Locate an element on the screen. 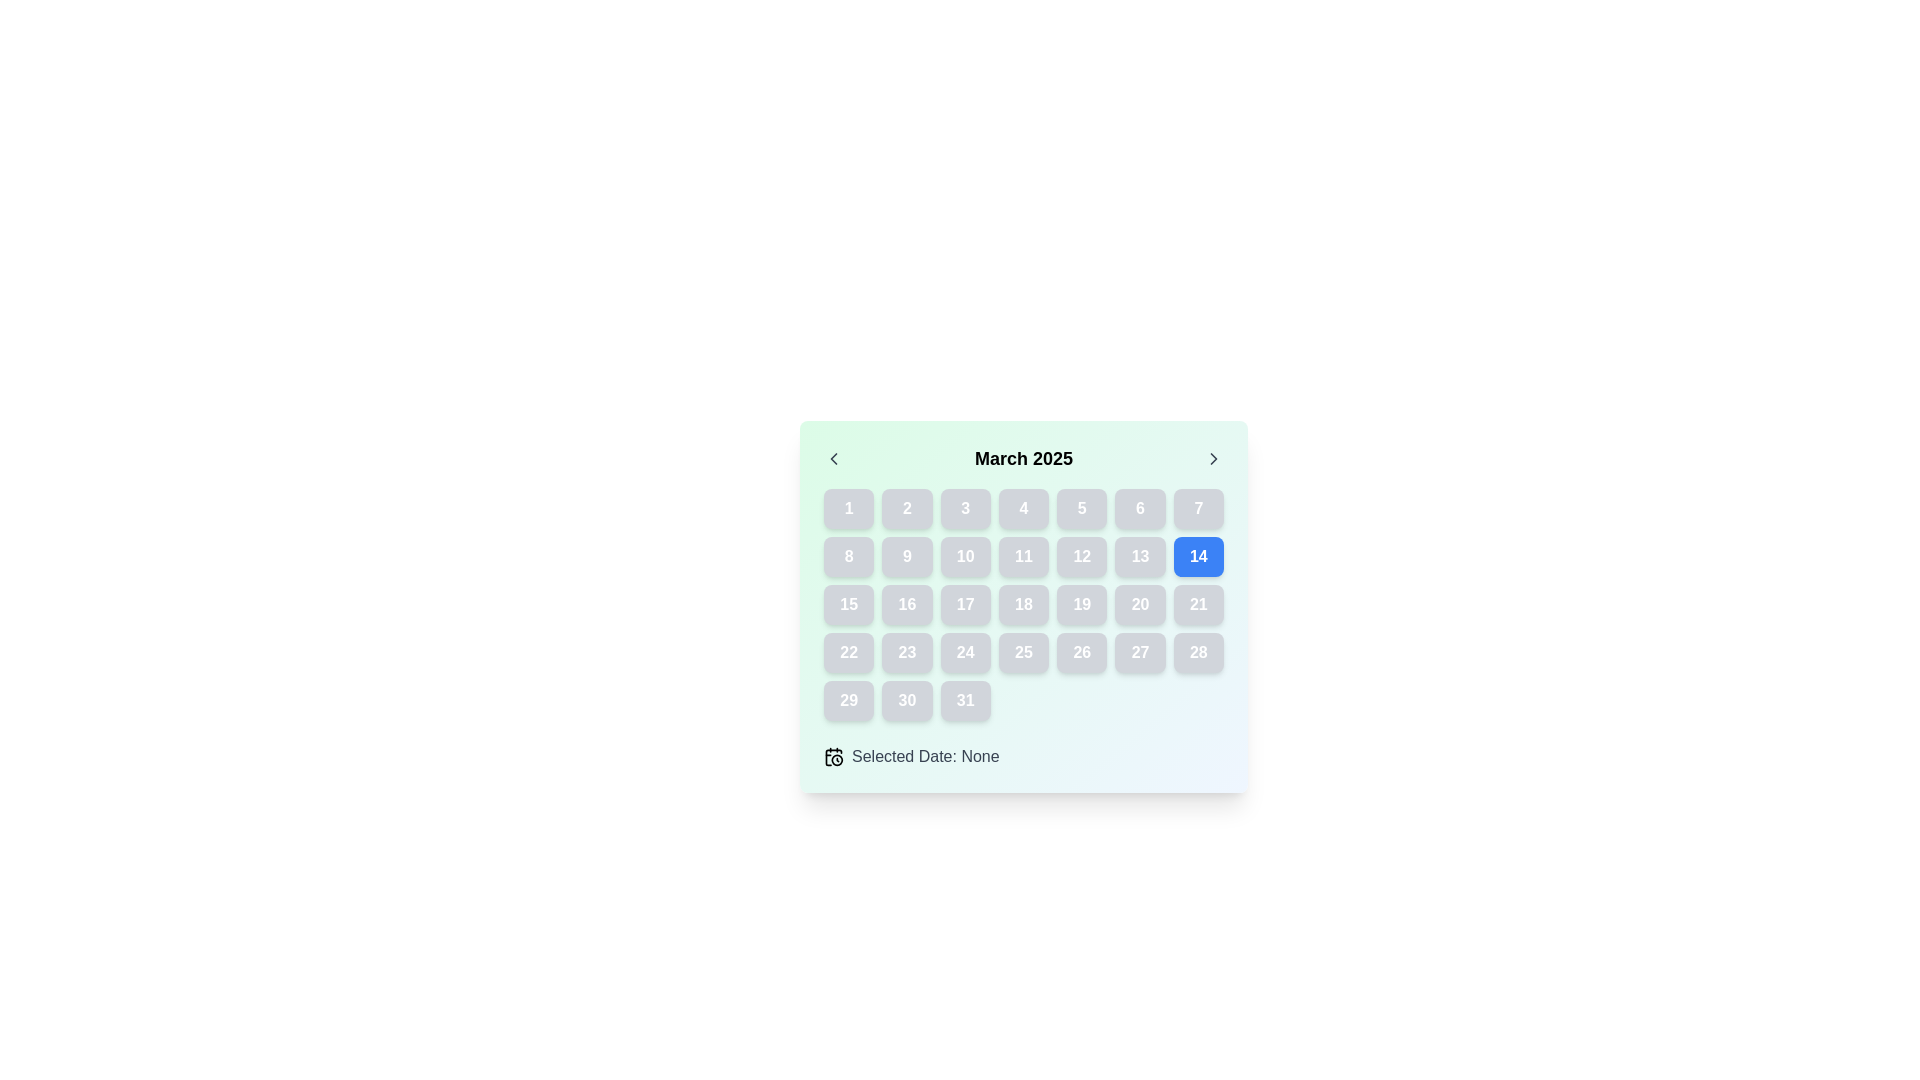 This screenshot has height=1080, width=1920. the clickable date option '28' in the calendar widget is located at coordinates (1198, 652).